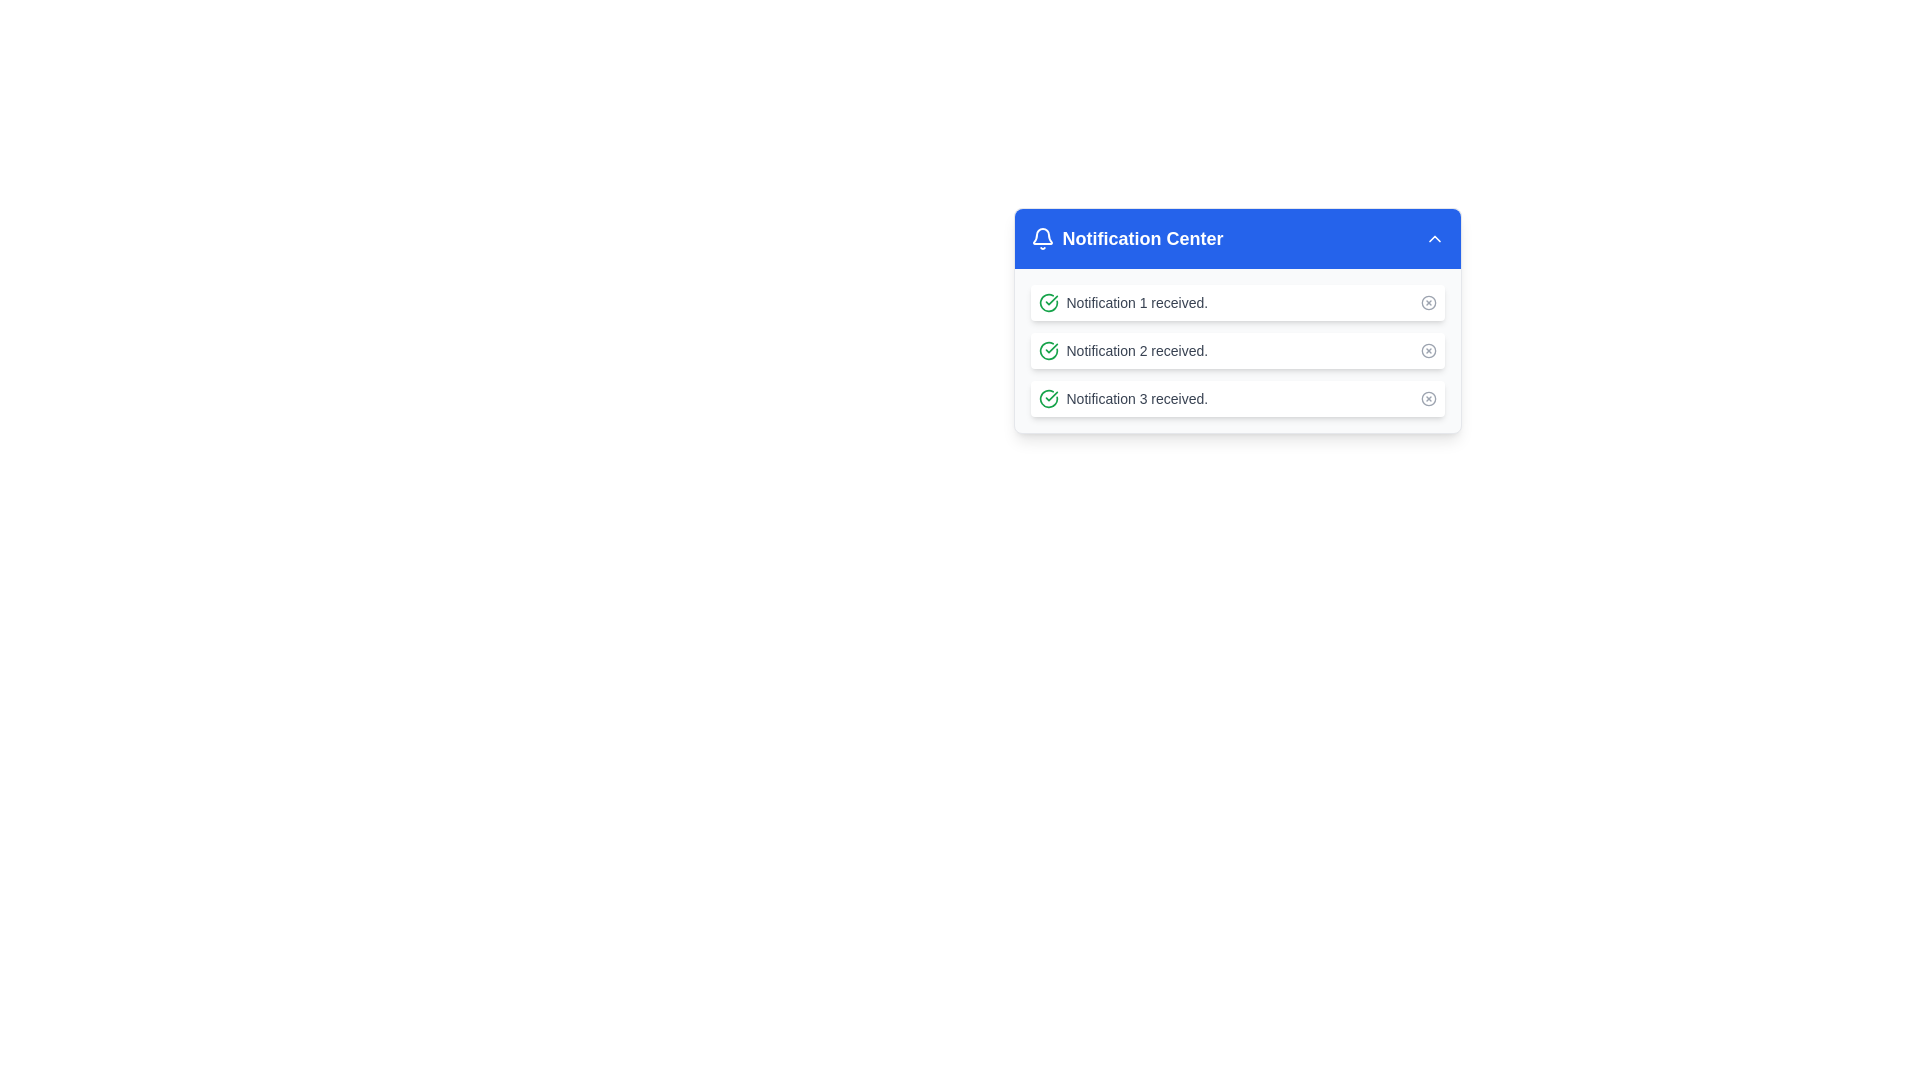  I want to click on description of the first notification in the notification center, which is represented by the text label positioned to the right of the green checkmark icon, so click(1137, 303).